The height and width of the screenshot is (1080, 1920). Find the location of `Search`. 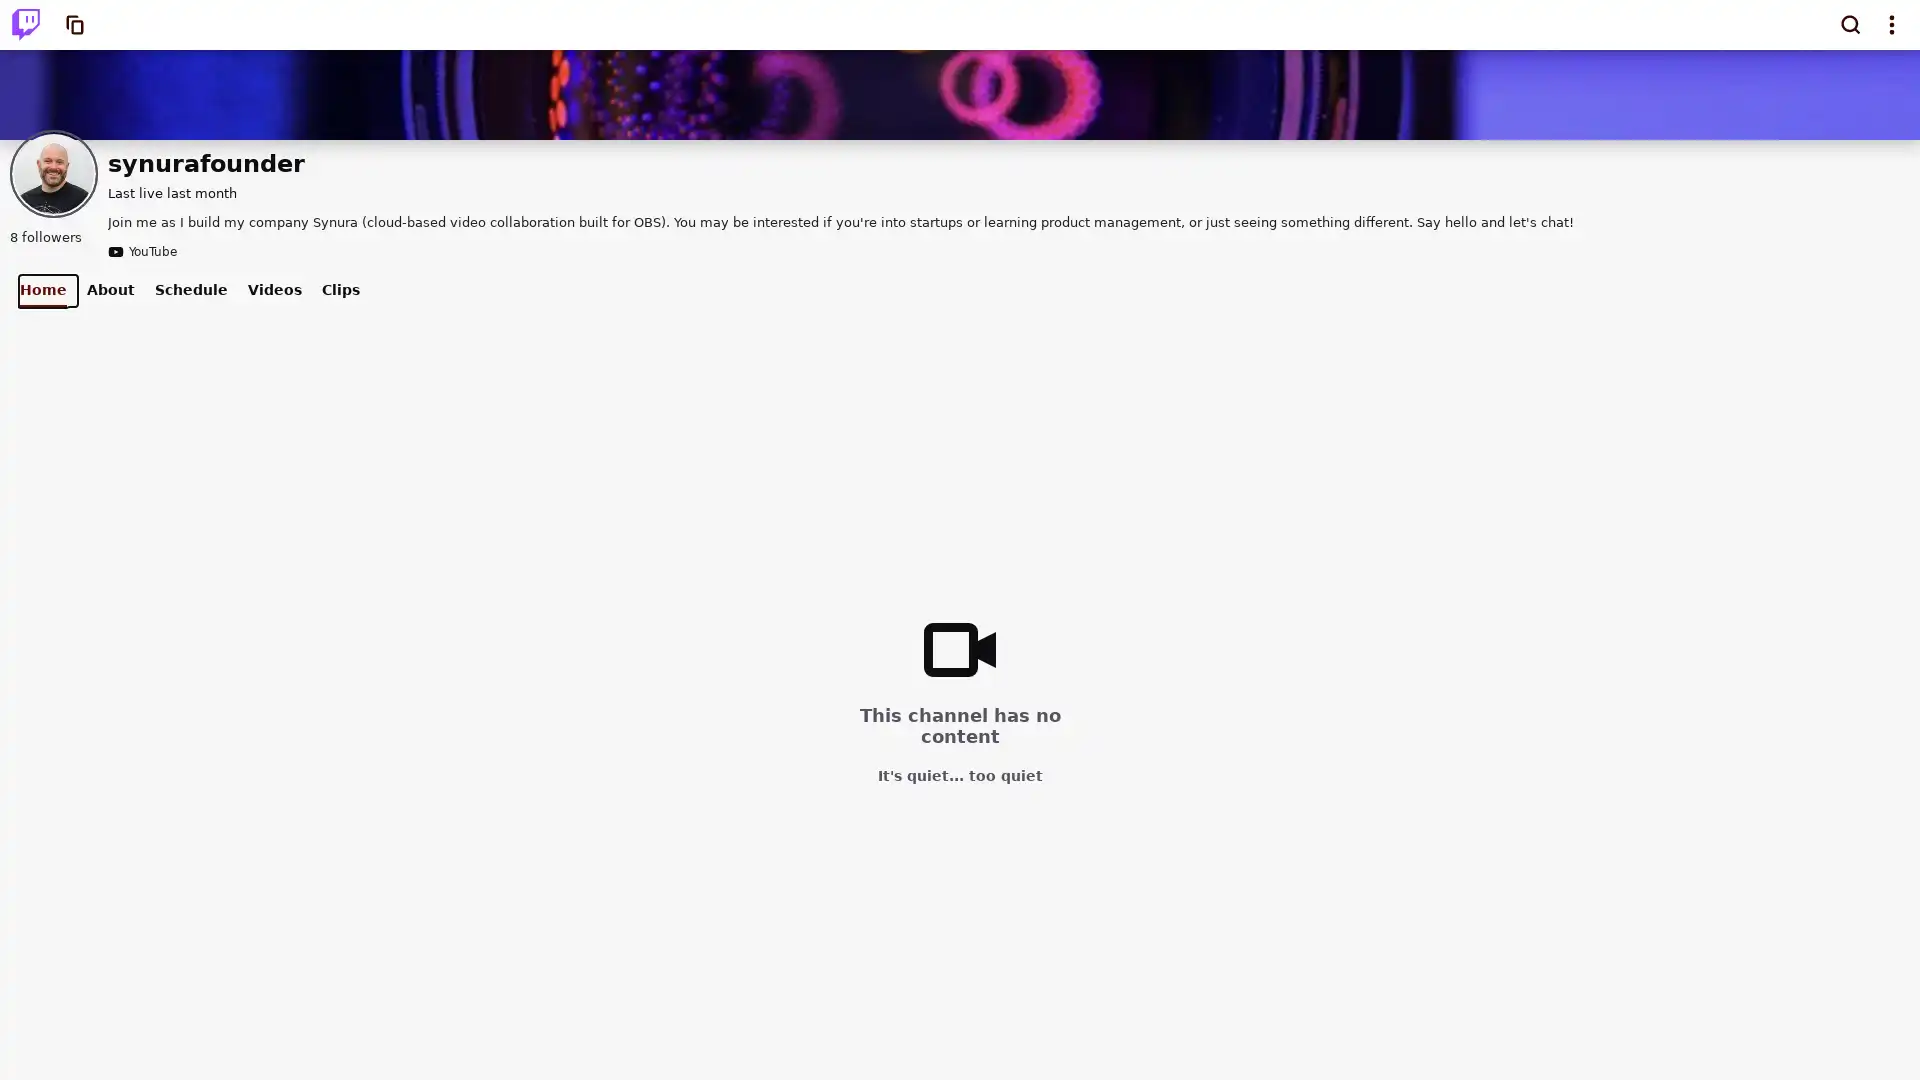

Search is located at coordinates (1850, 24).